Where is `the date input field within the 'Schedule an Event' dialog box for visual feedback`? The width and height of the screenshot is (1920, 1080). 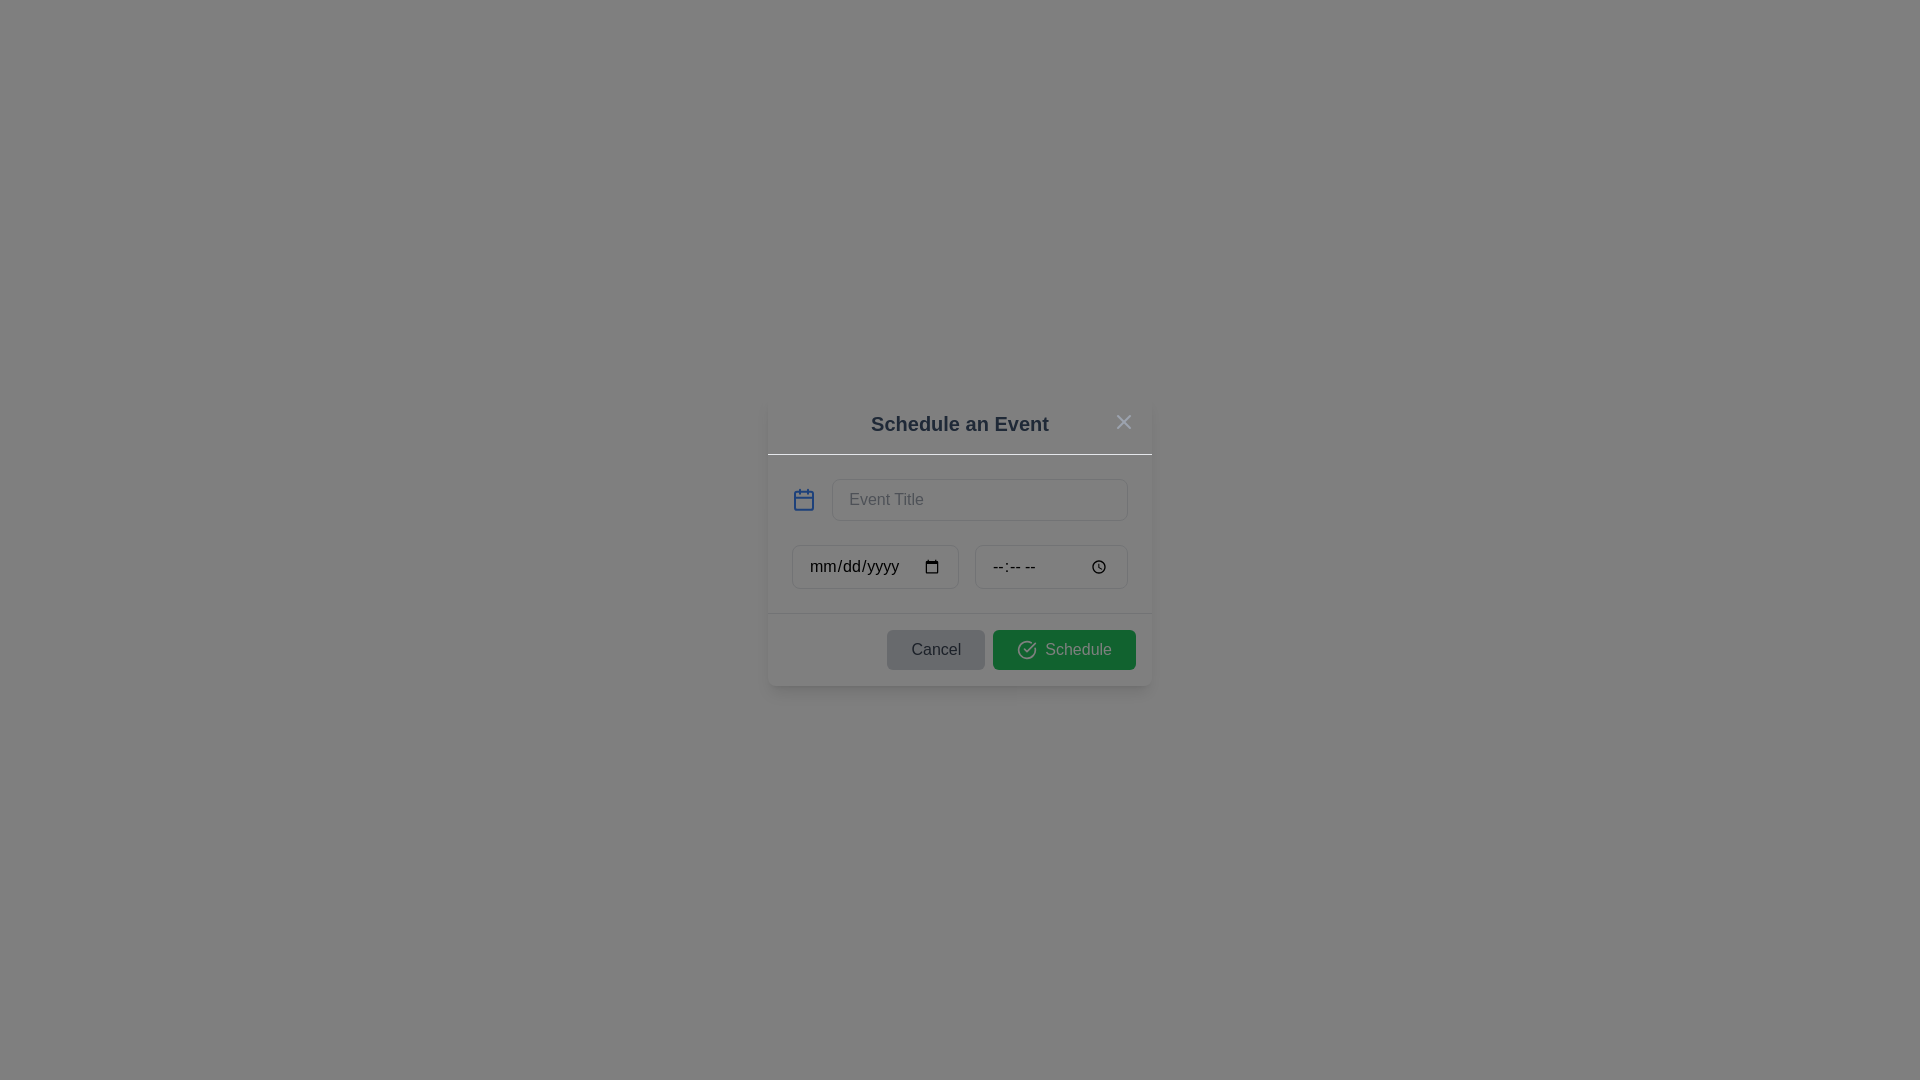 the date input field within the 'Schedule an Event' dialog box for visual feedback is located at coordinates (875, 567).